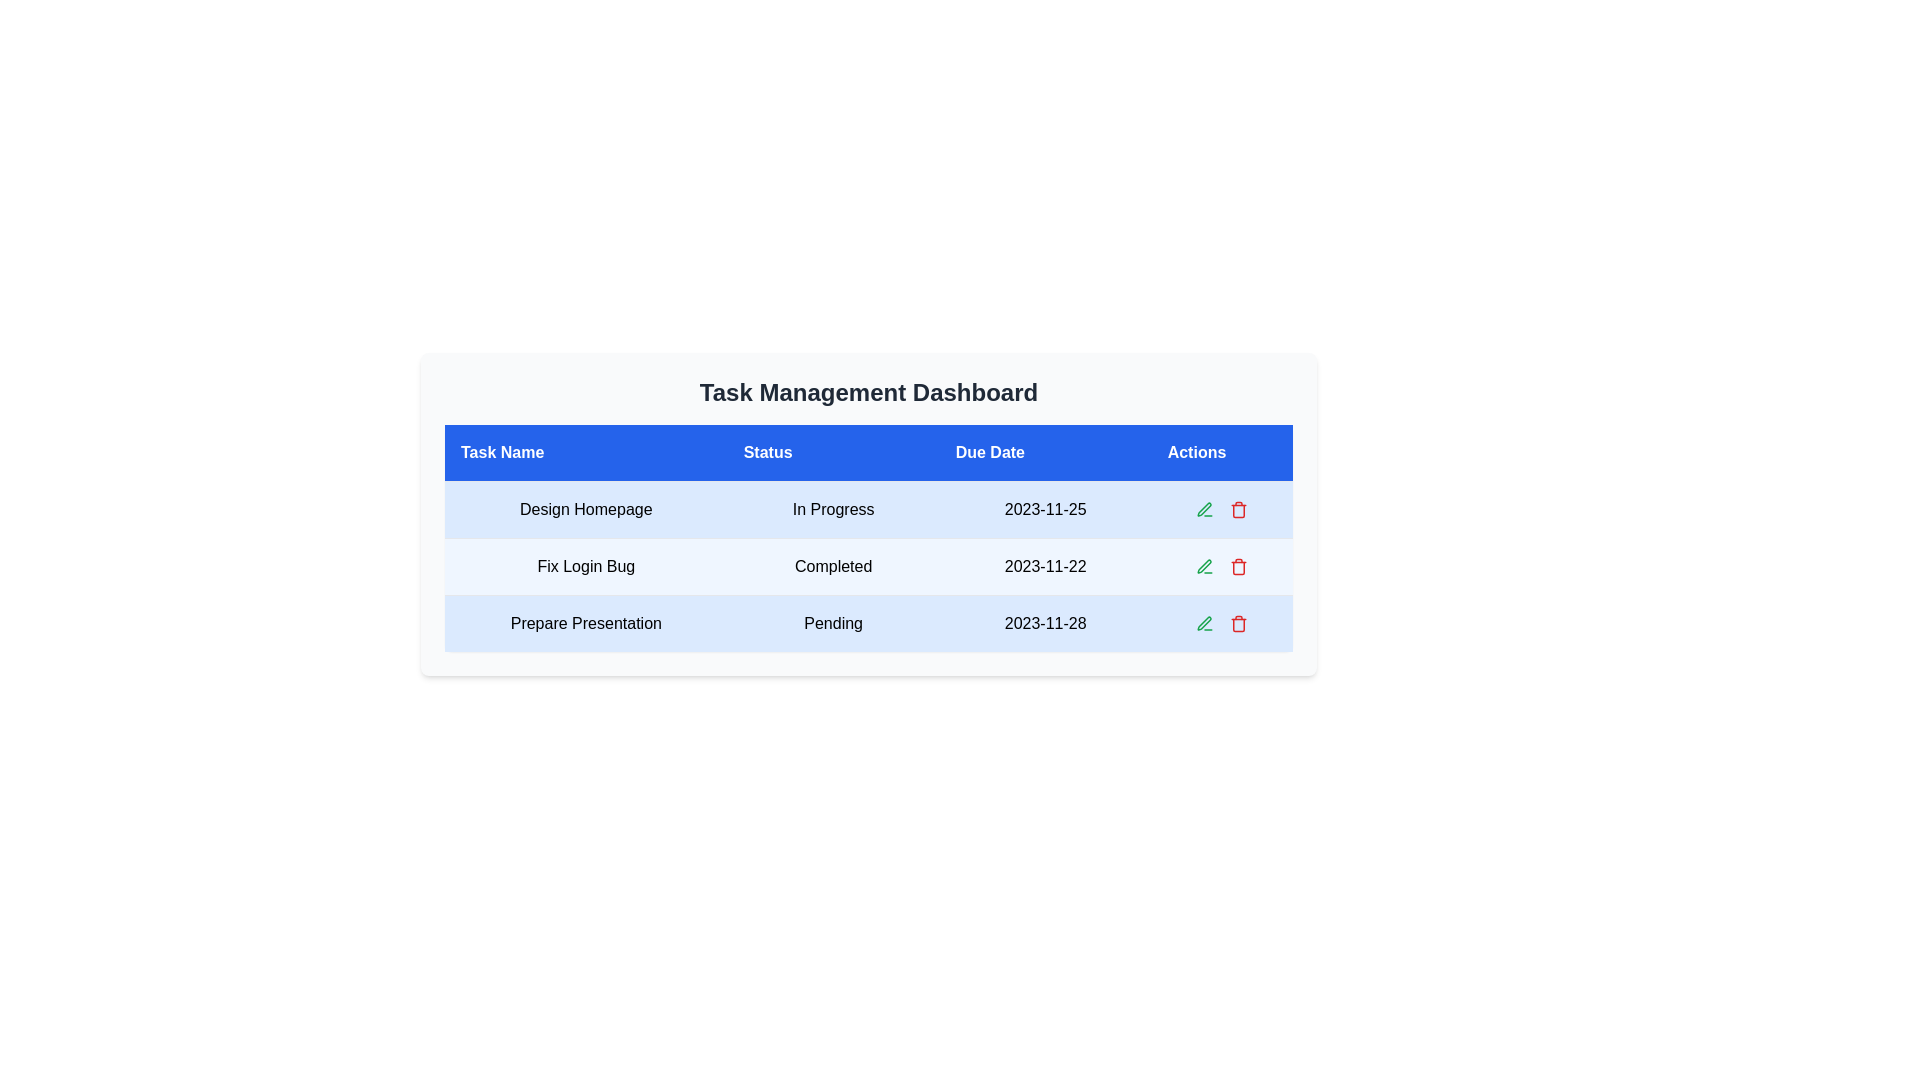  I want to click on the delete button located in the 'Actions' column of the row for the task 'Fix Login Bug', so click(1238, 567).